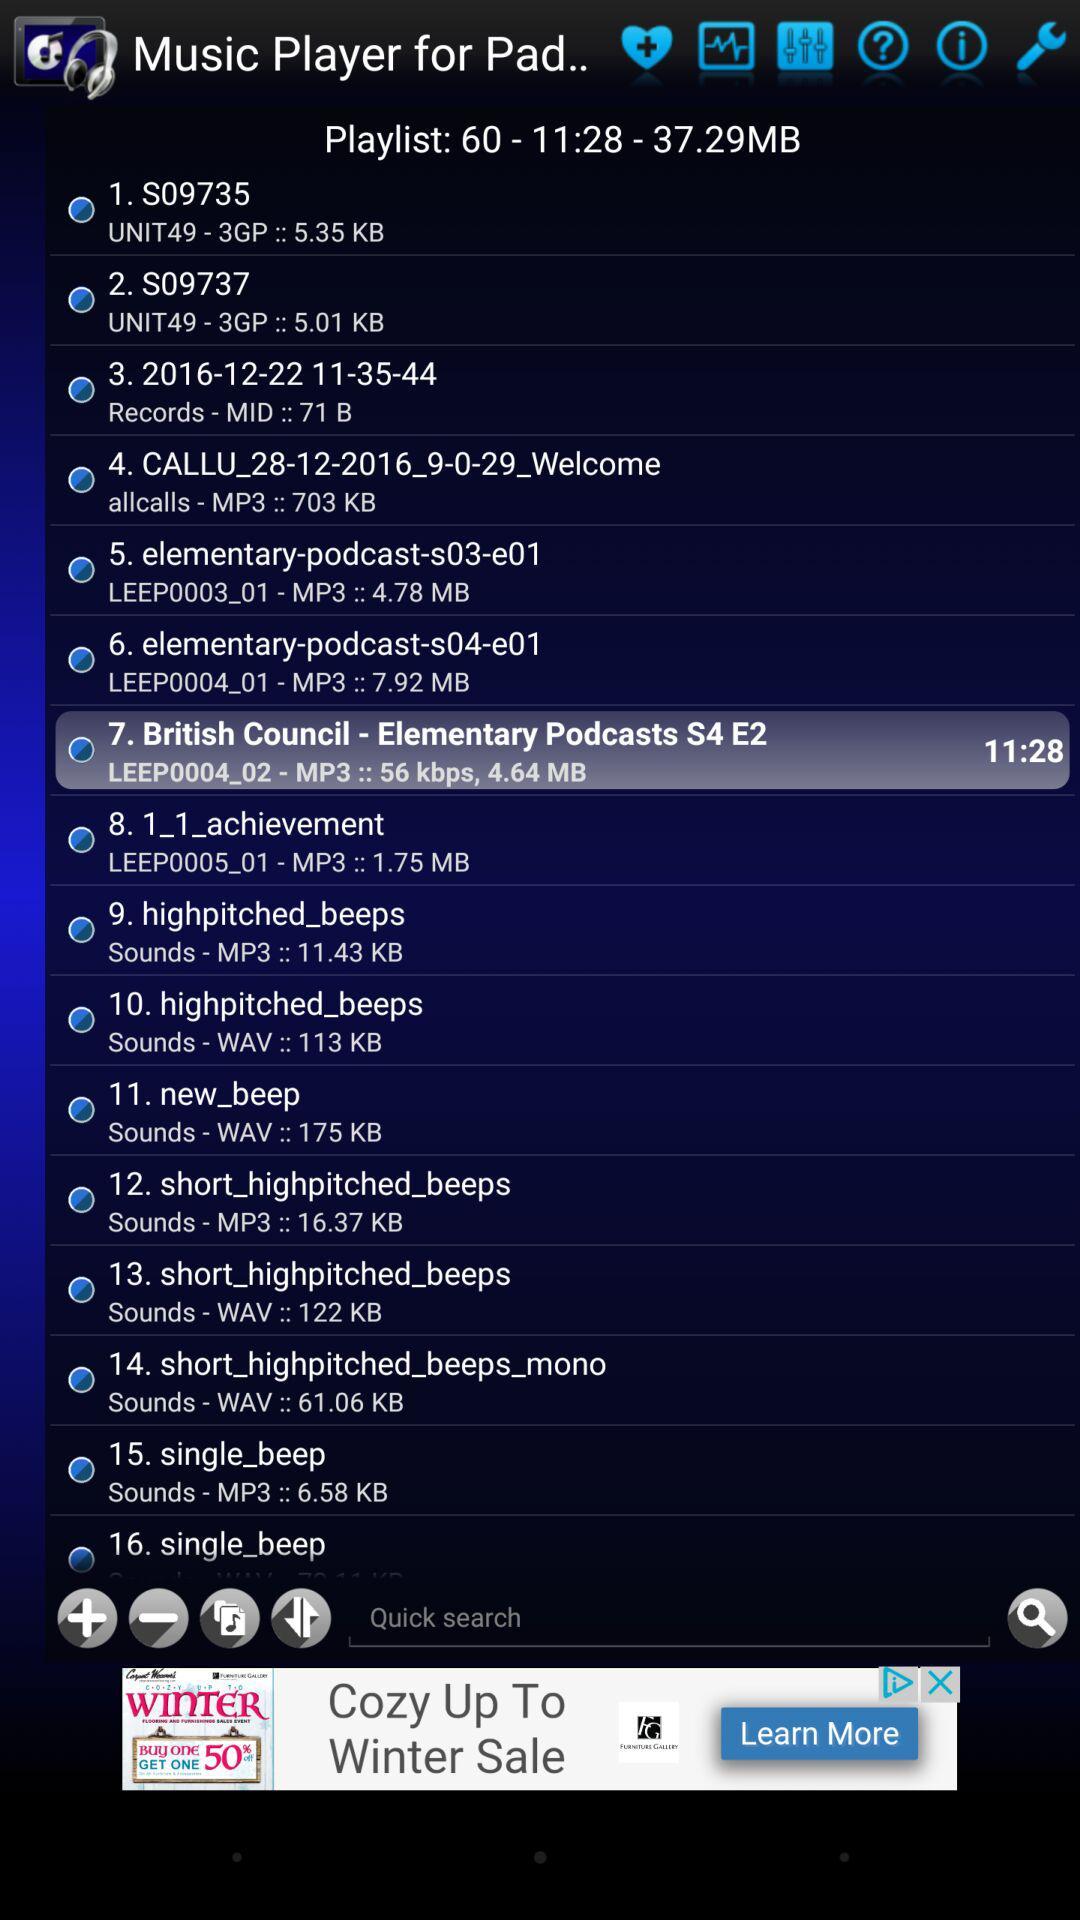 The image size is (1080, 1920). What do you see at coordinates (1039, 52) in the screenshot?
I see `settings swich option` at bounding box center [1039, 52].